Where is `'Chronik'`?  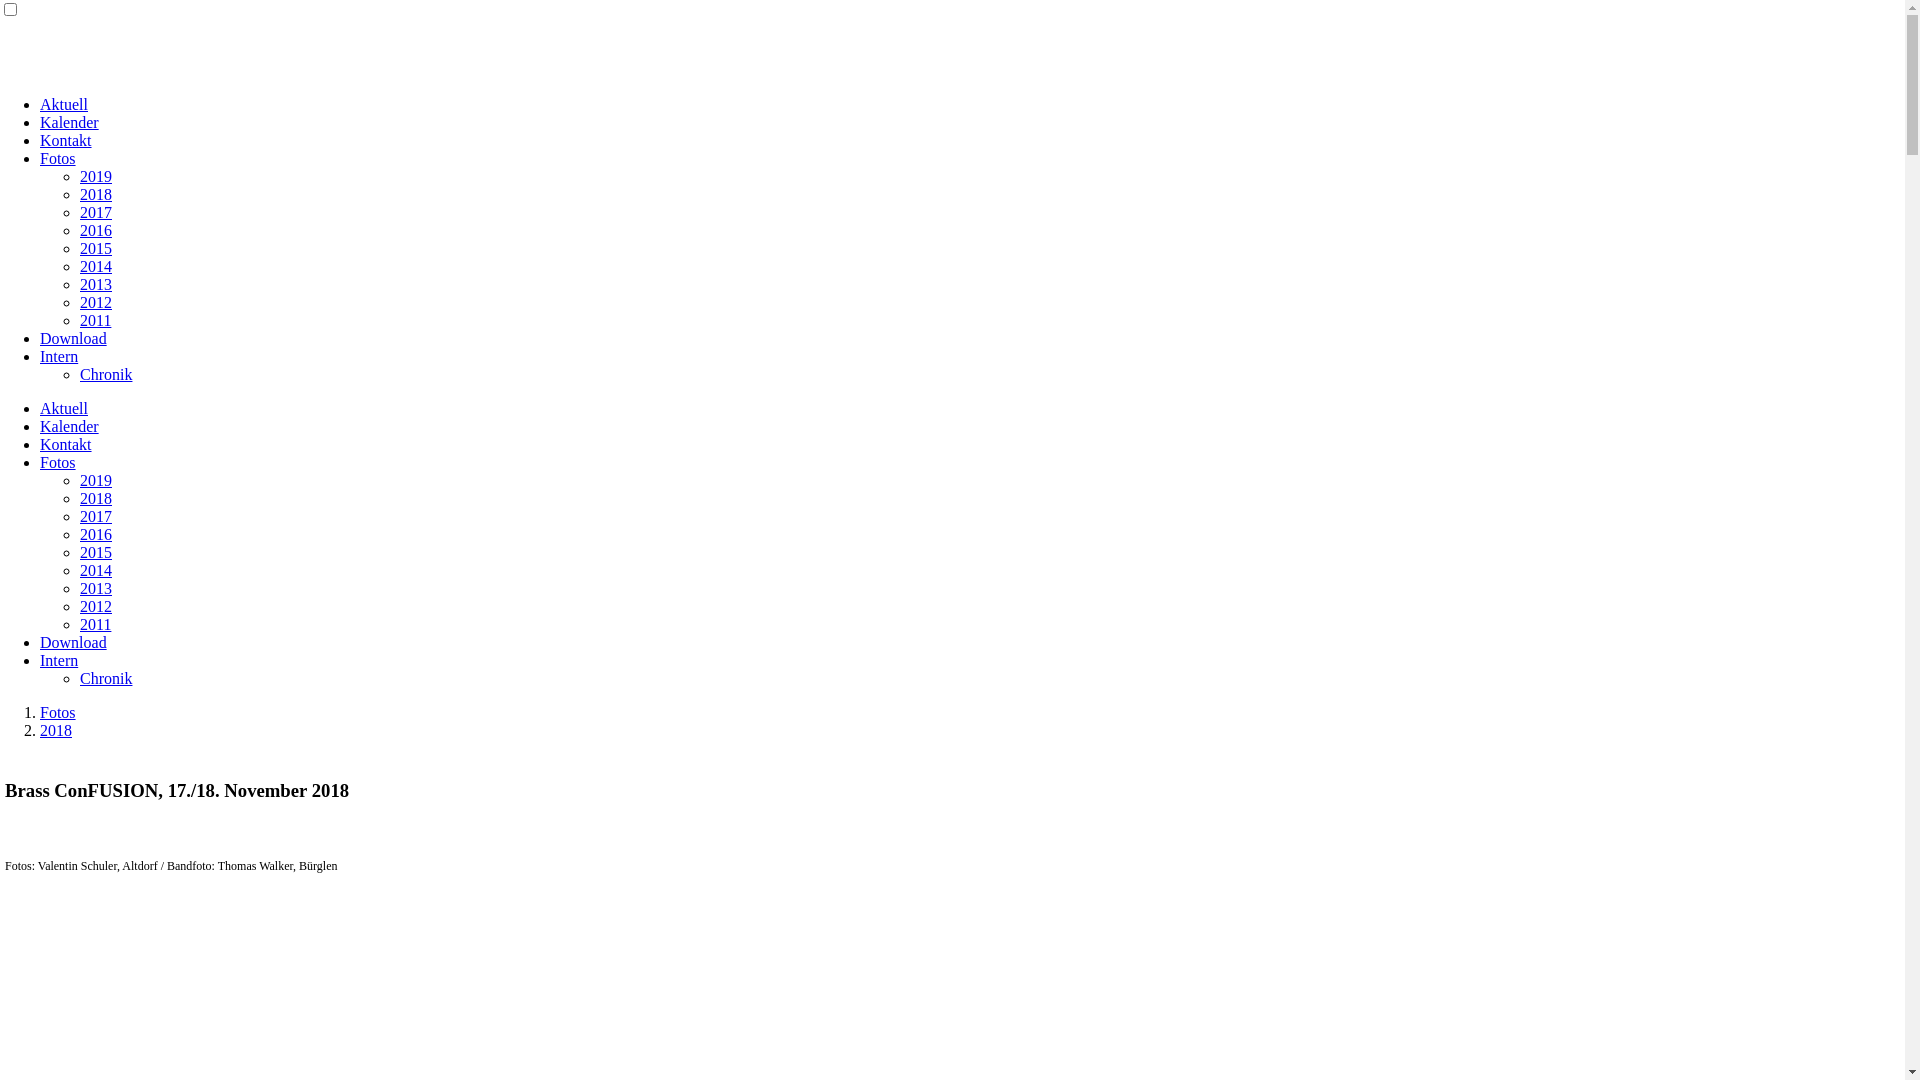 'Chronik' is located at coordinates (104, 374).